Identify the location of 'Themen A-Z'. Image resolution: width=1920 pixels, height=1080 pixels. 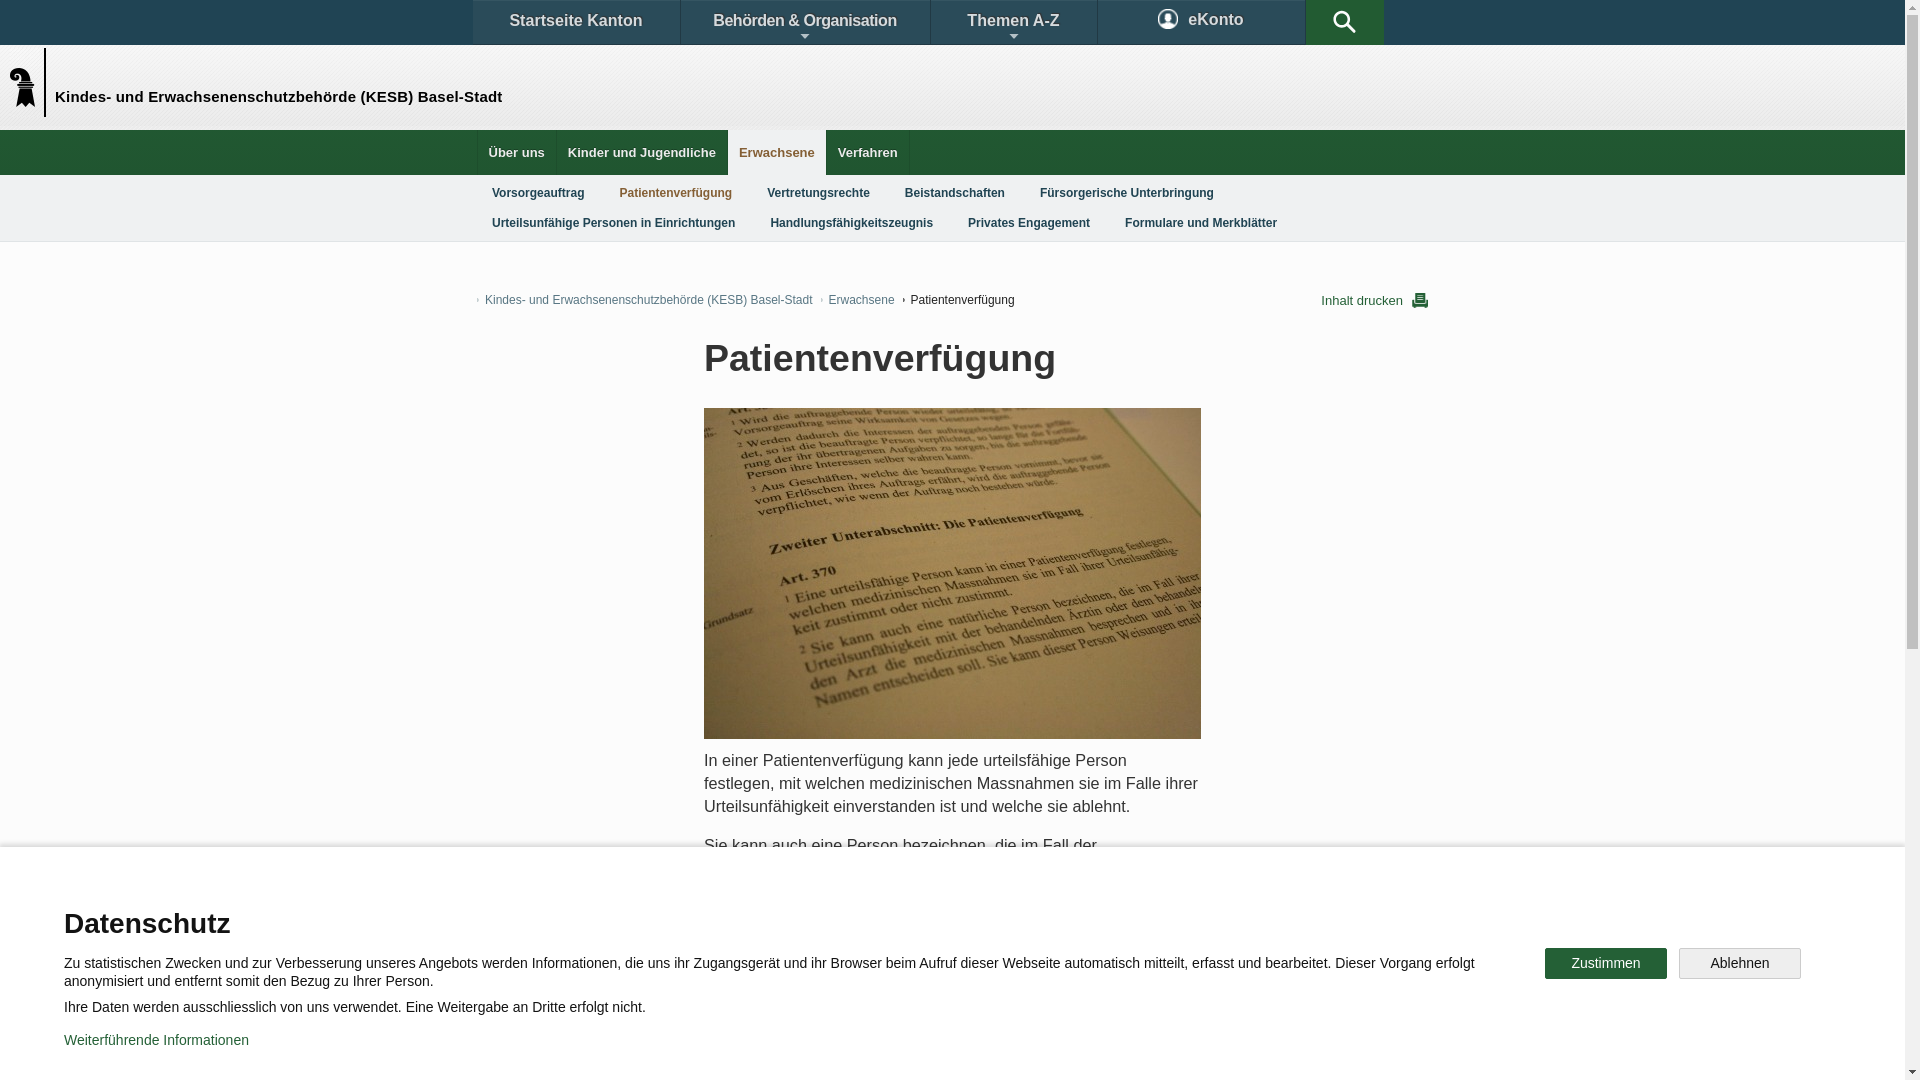
(1012, 22).